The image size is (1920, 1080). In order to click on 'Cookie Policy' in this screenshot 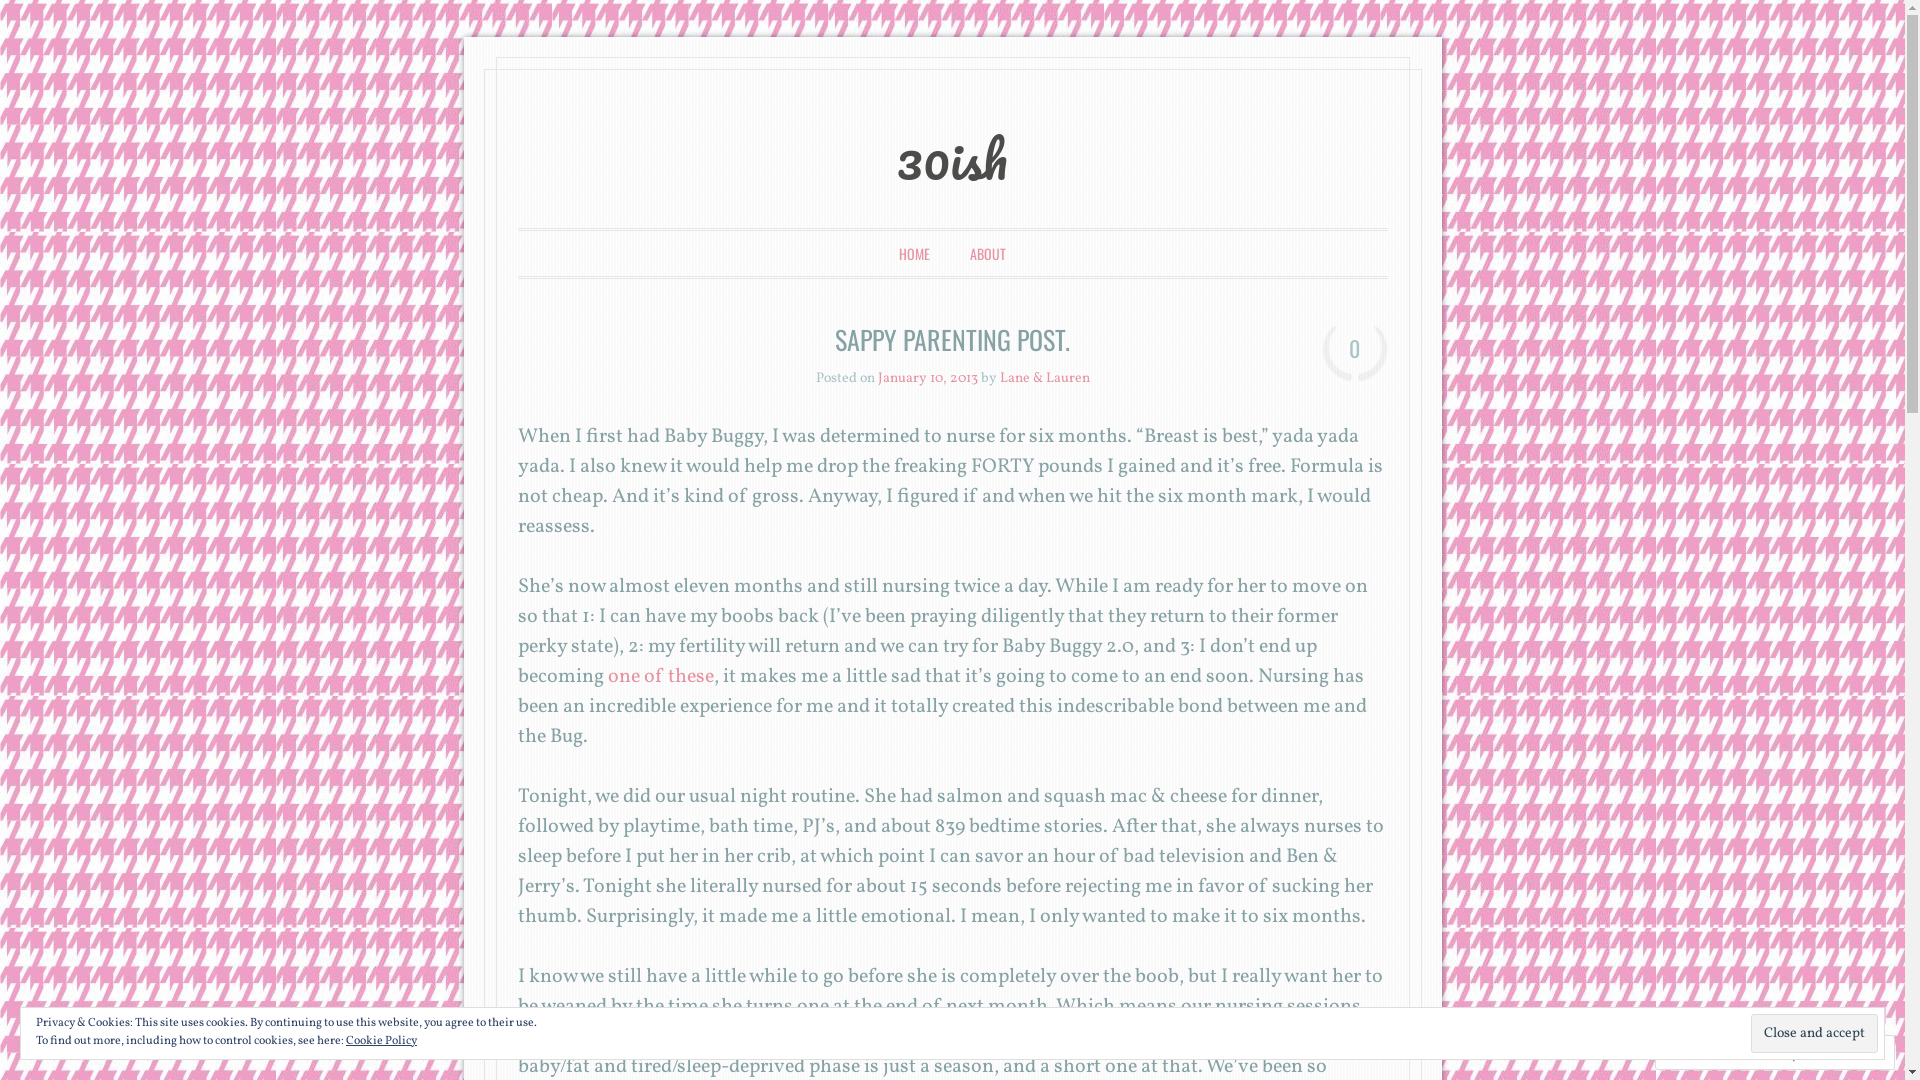, I will do `click(381, 1040)`.